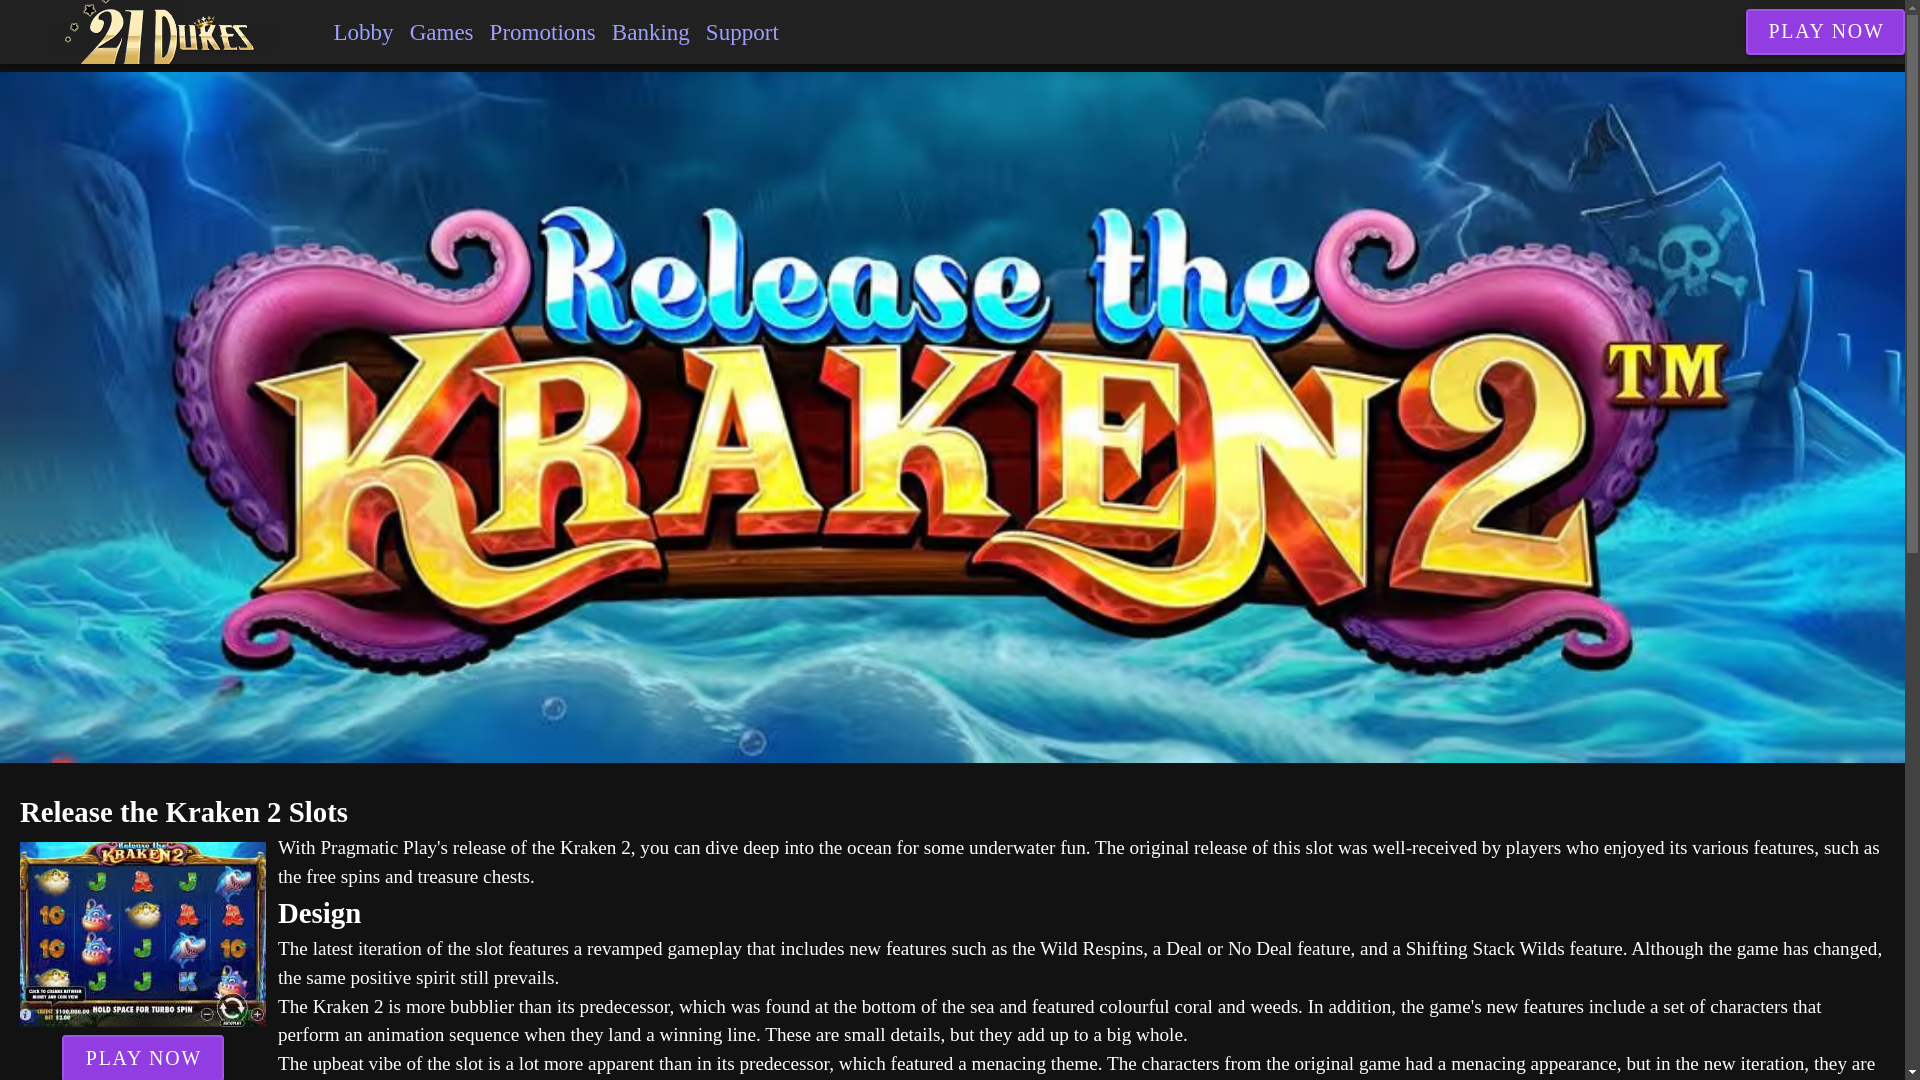 The height and width of the screenshot is (1080, 1920). What do you see at coordinates (401, 31) in the screenshot?
I see `'Games'` at bounding box center [401, 31].